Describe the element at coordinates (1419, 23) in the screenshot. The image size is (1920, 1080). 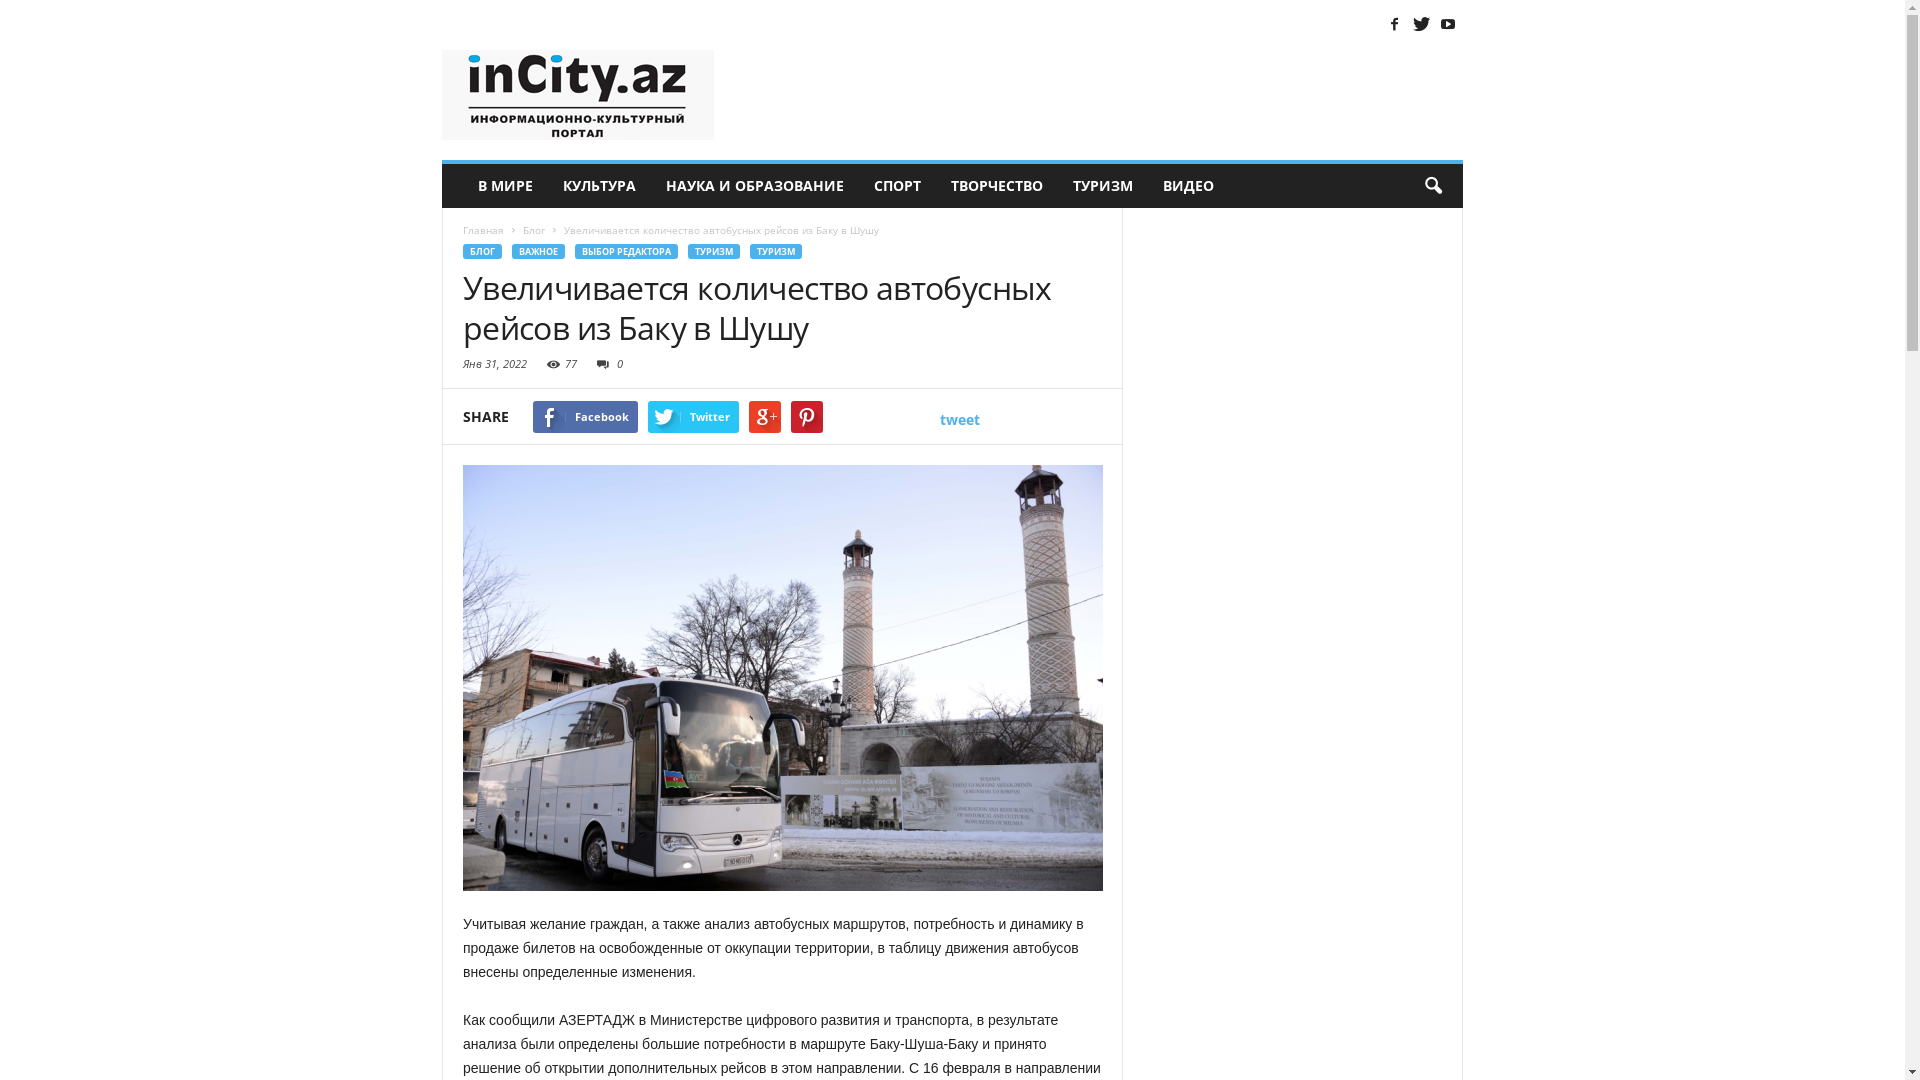
I see `'Twitter'` at that location.